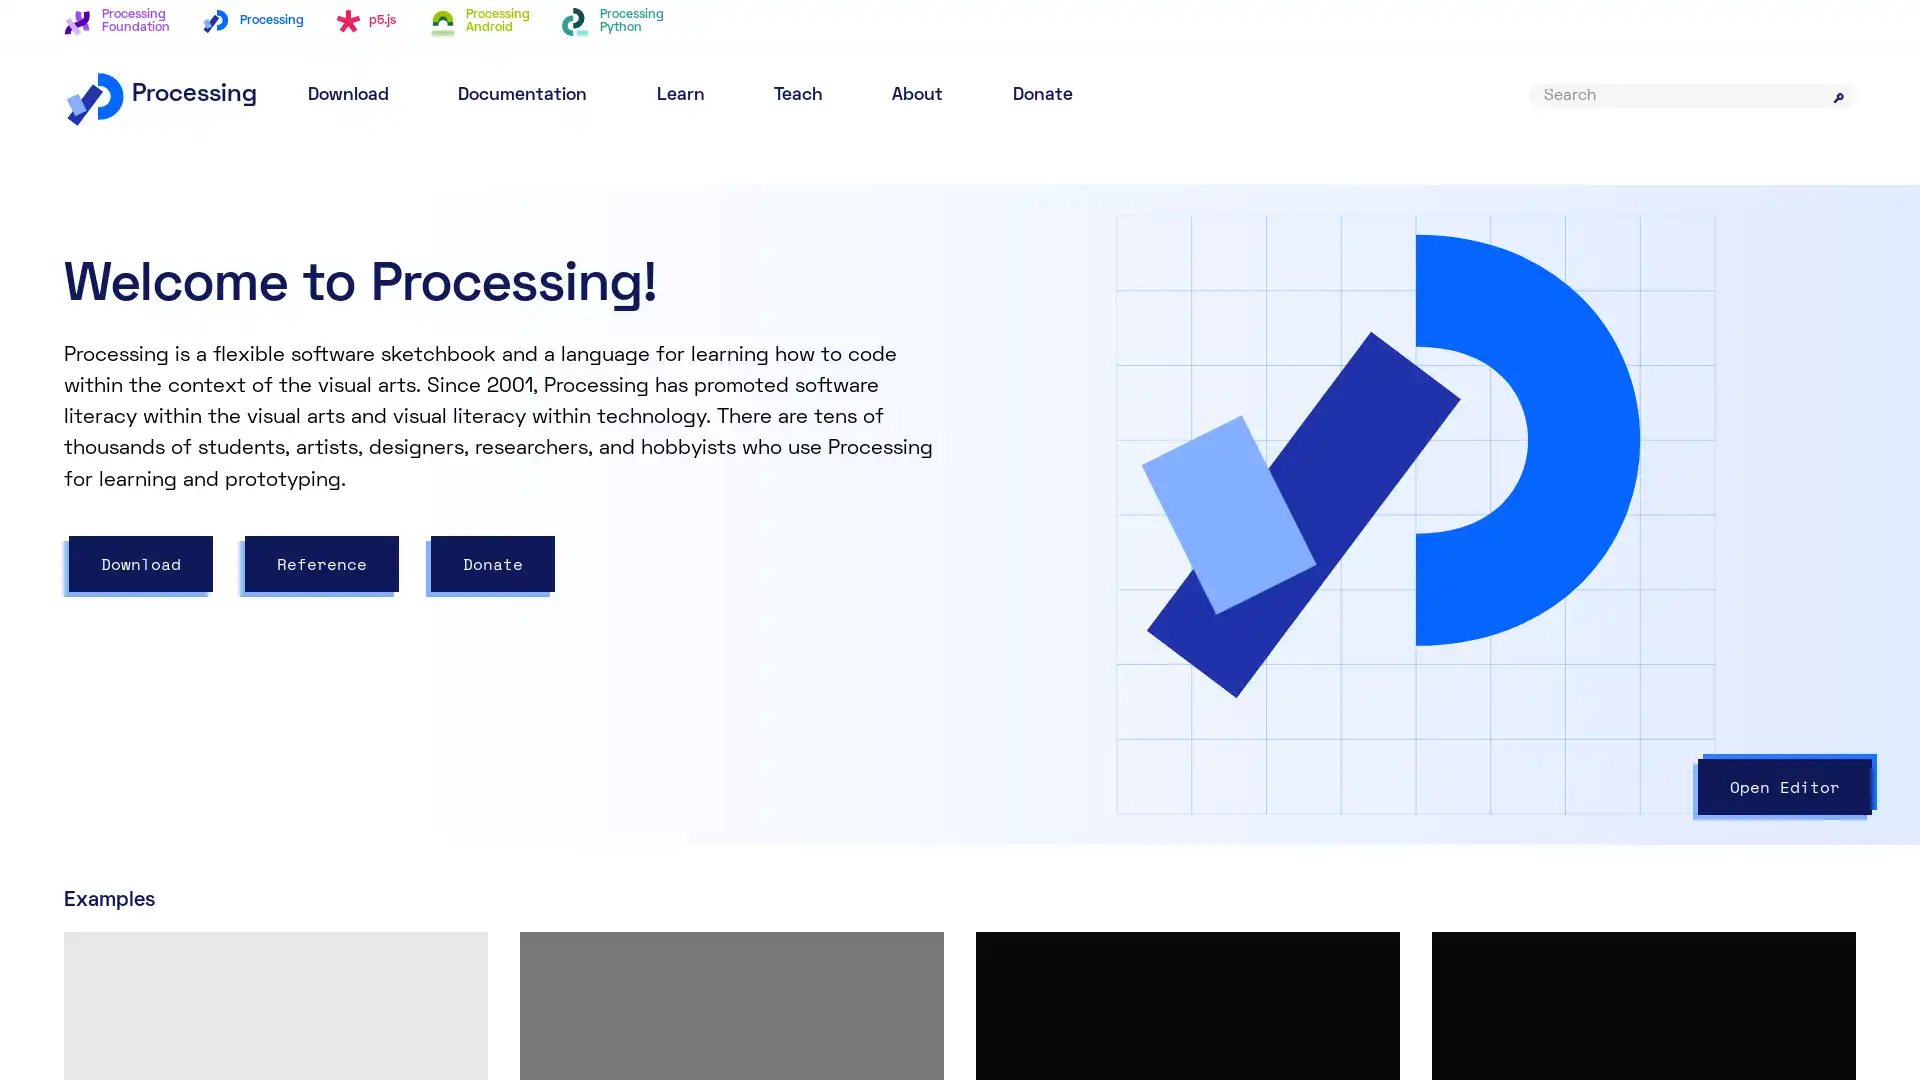 The image size is (1920, 1080). Describe the element at coordinates (1189, 248) in the screenshot. I see `true` at that location.